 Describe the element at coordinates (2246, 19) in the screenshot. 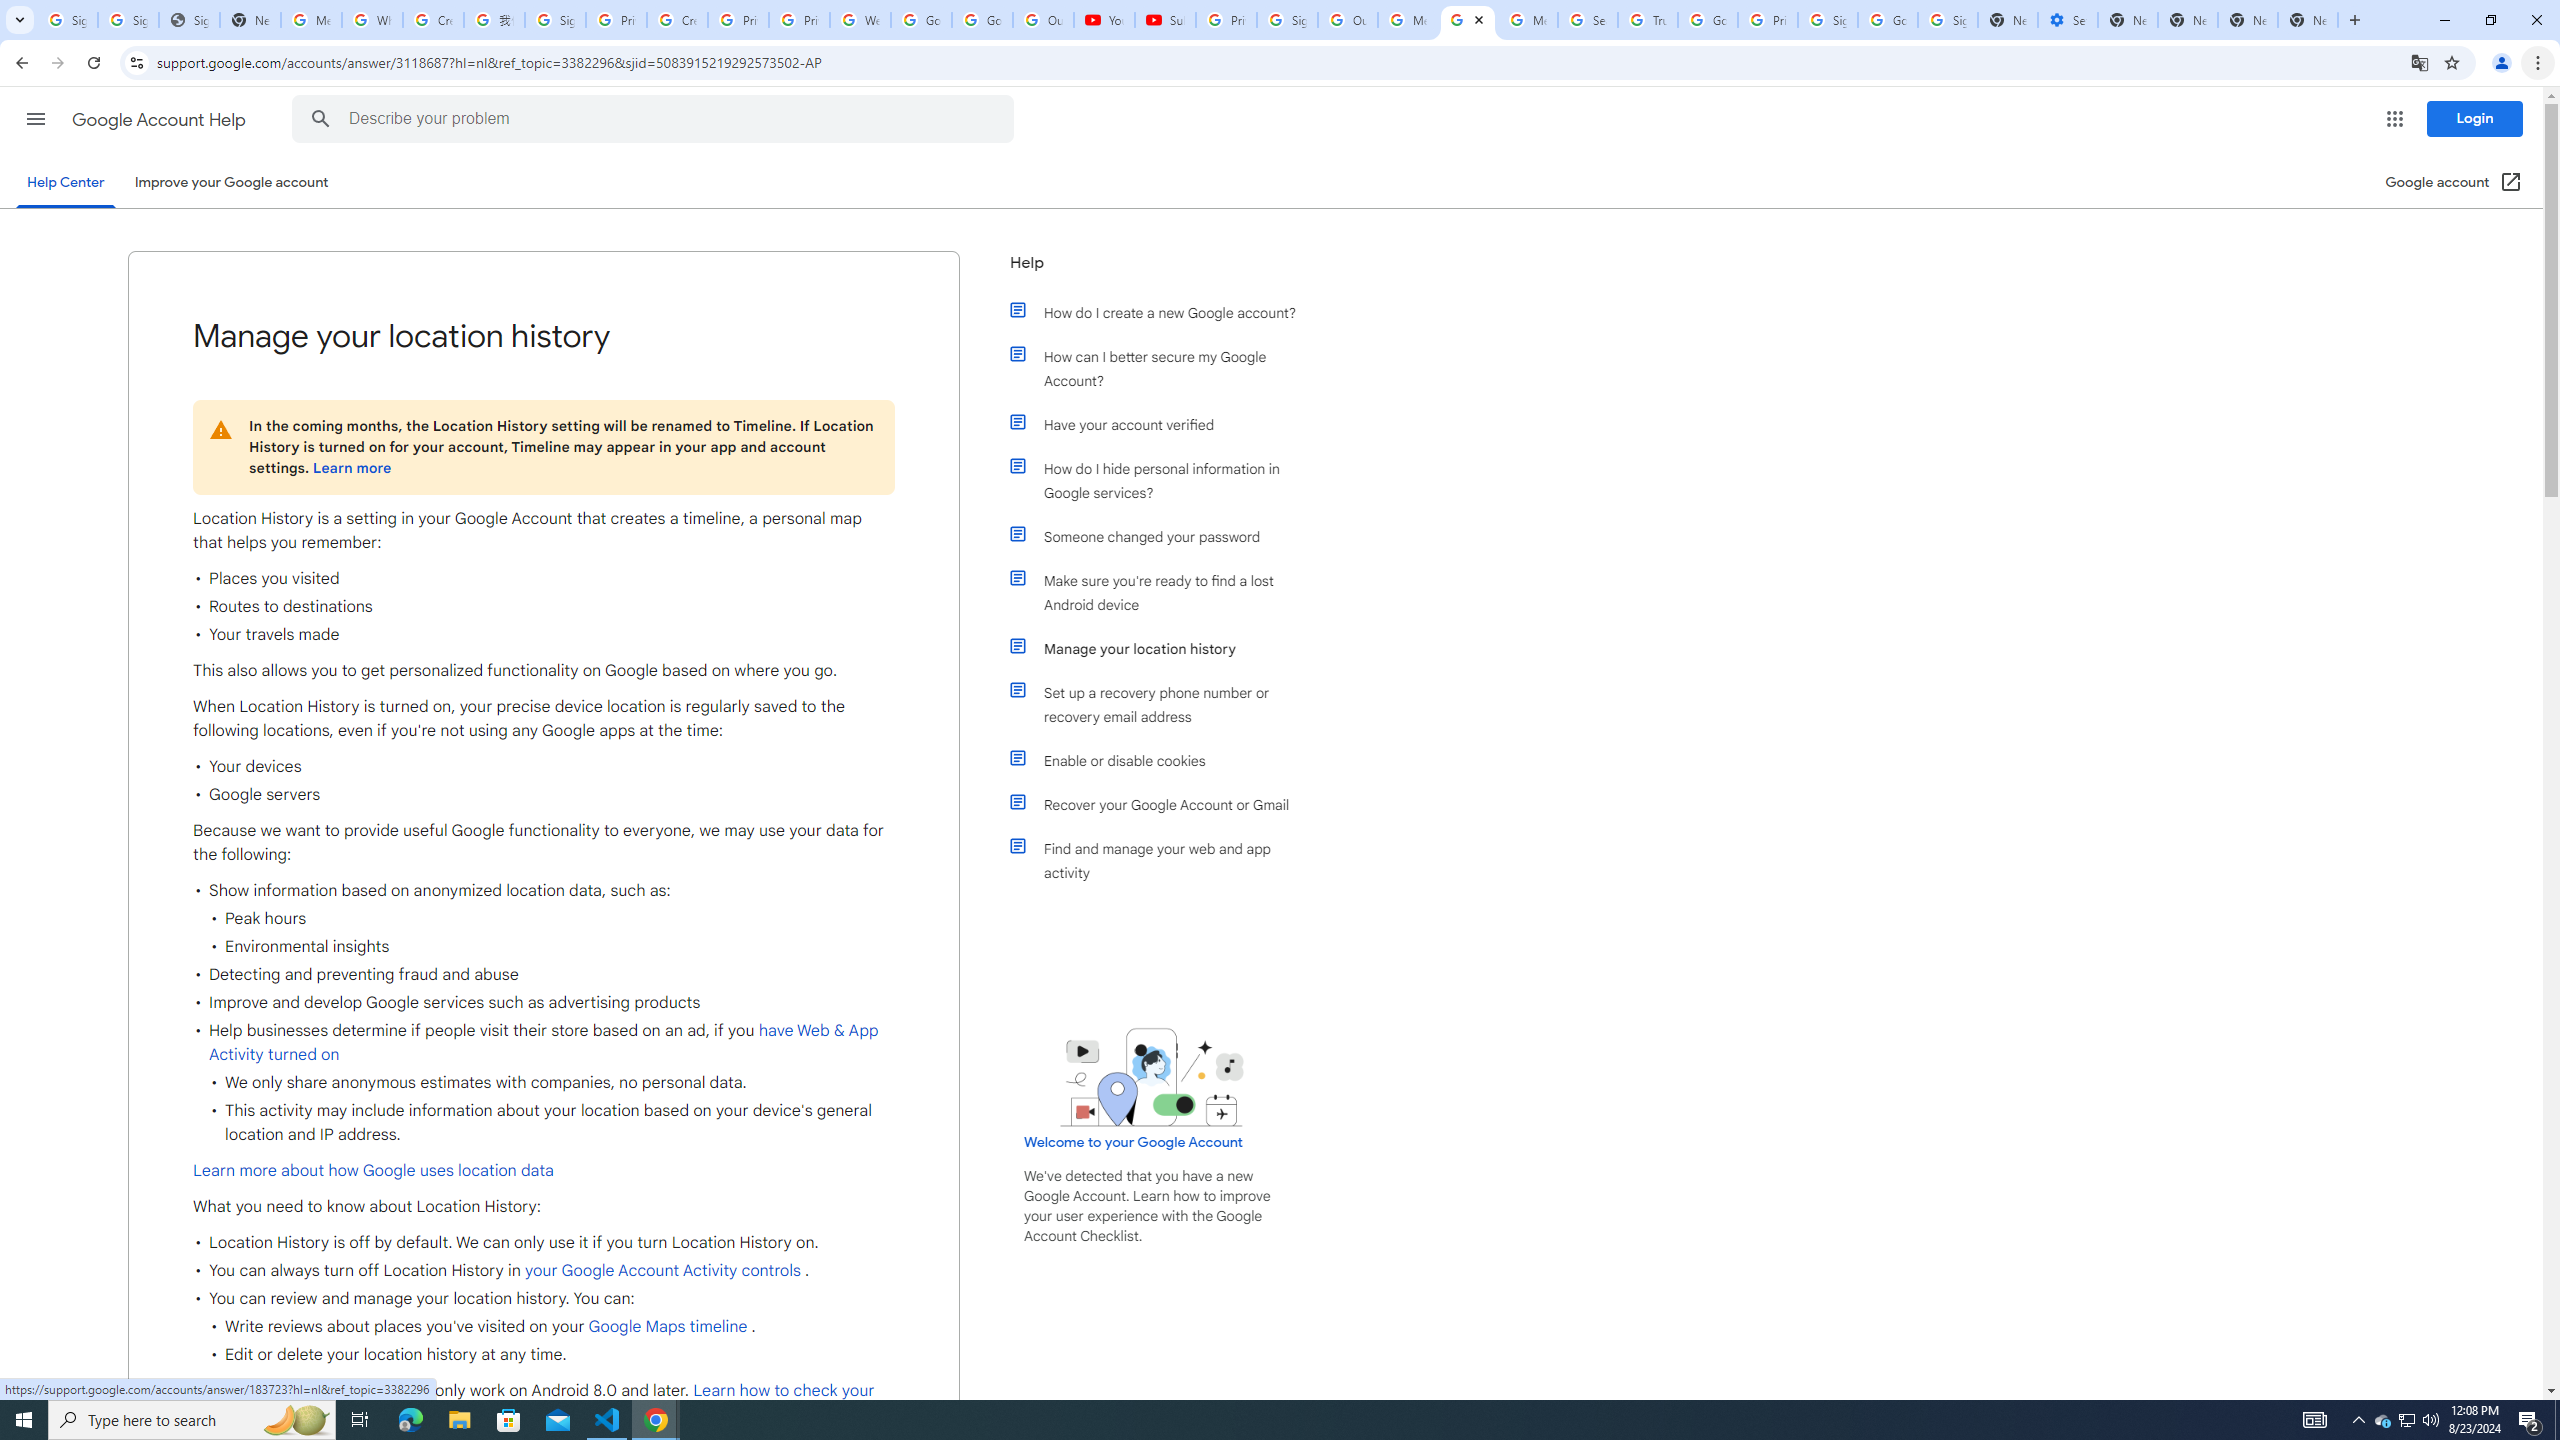

I see `'New Tab'` at that location.